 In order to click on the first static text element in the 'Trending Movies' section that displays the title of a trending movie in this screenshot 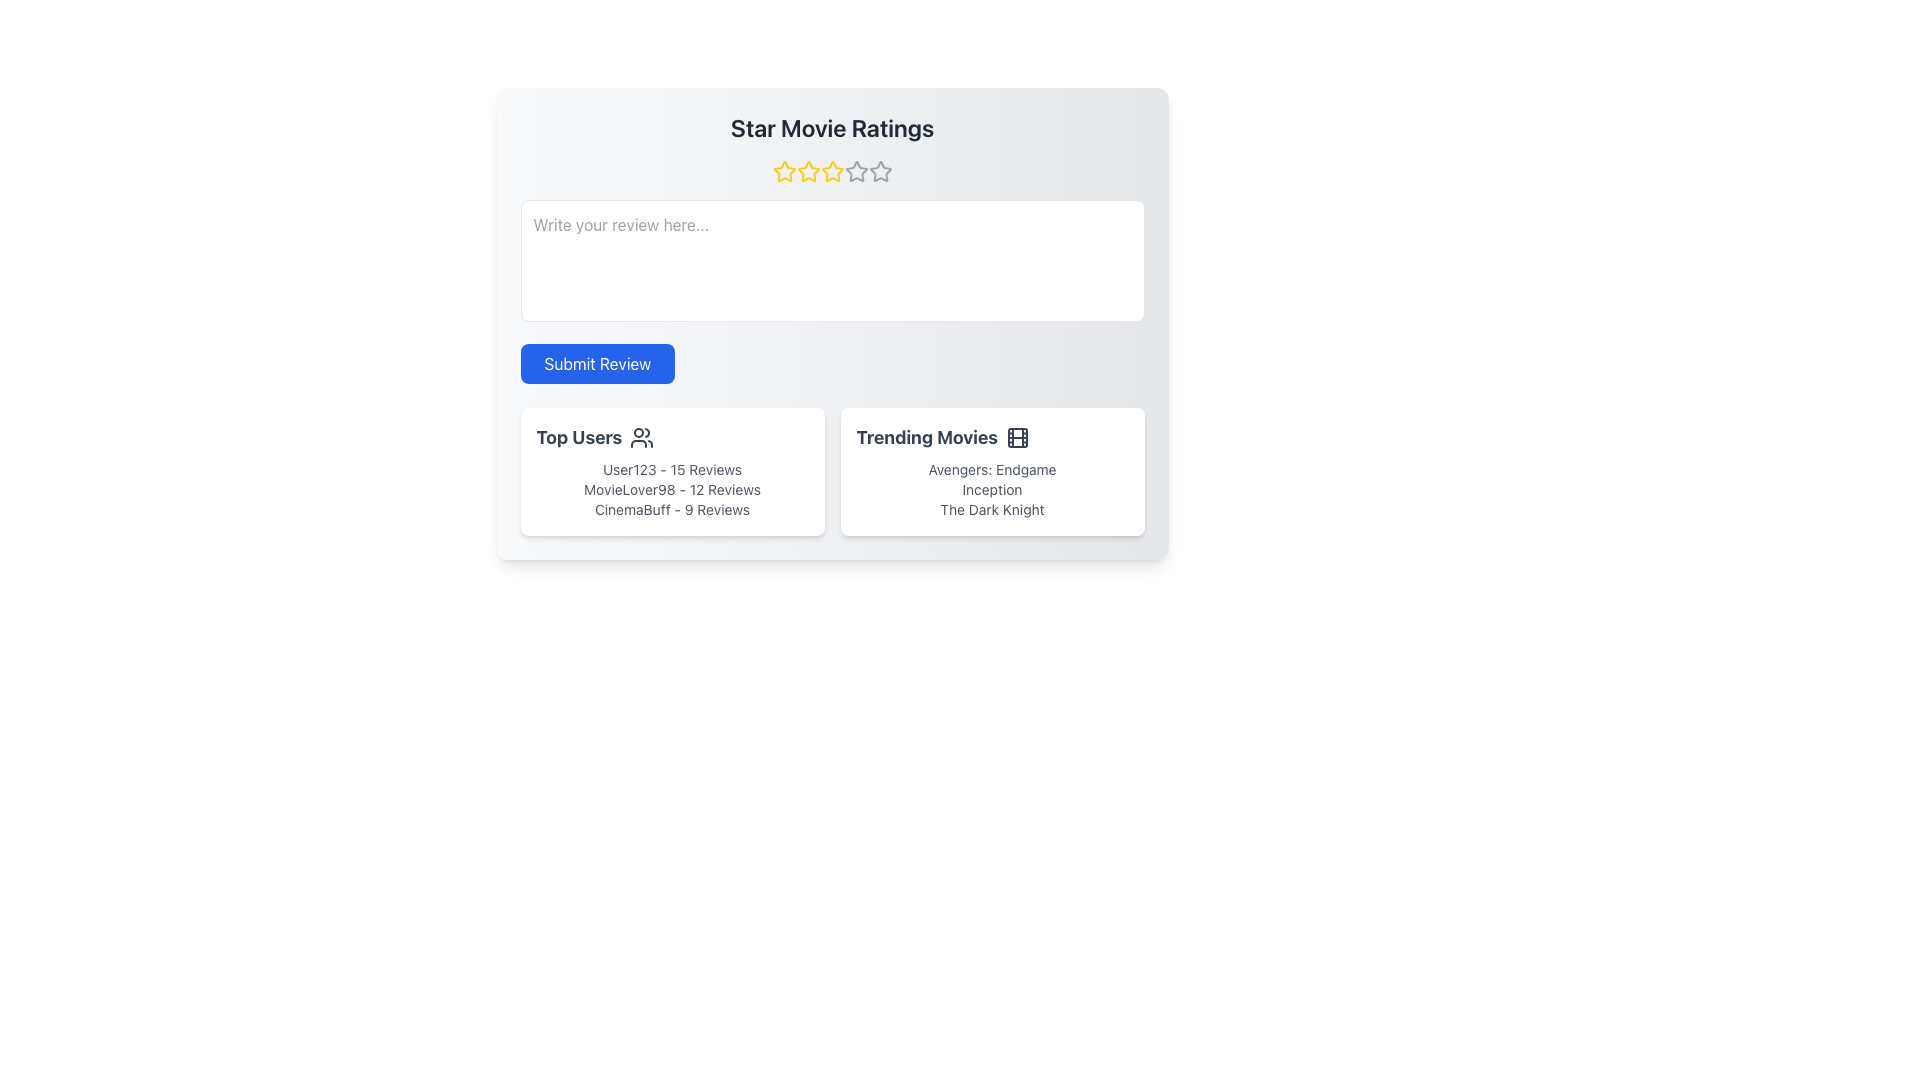, I will do `click(992, 470)`.